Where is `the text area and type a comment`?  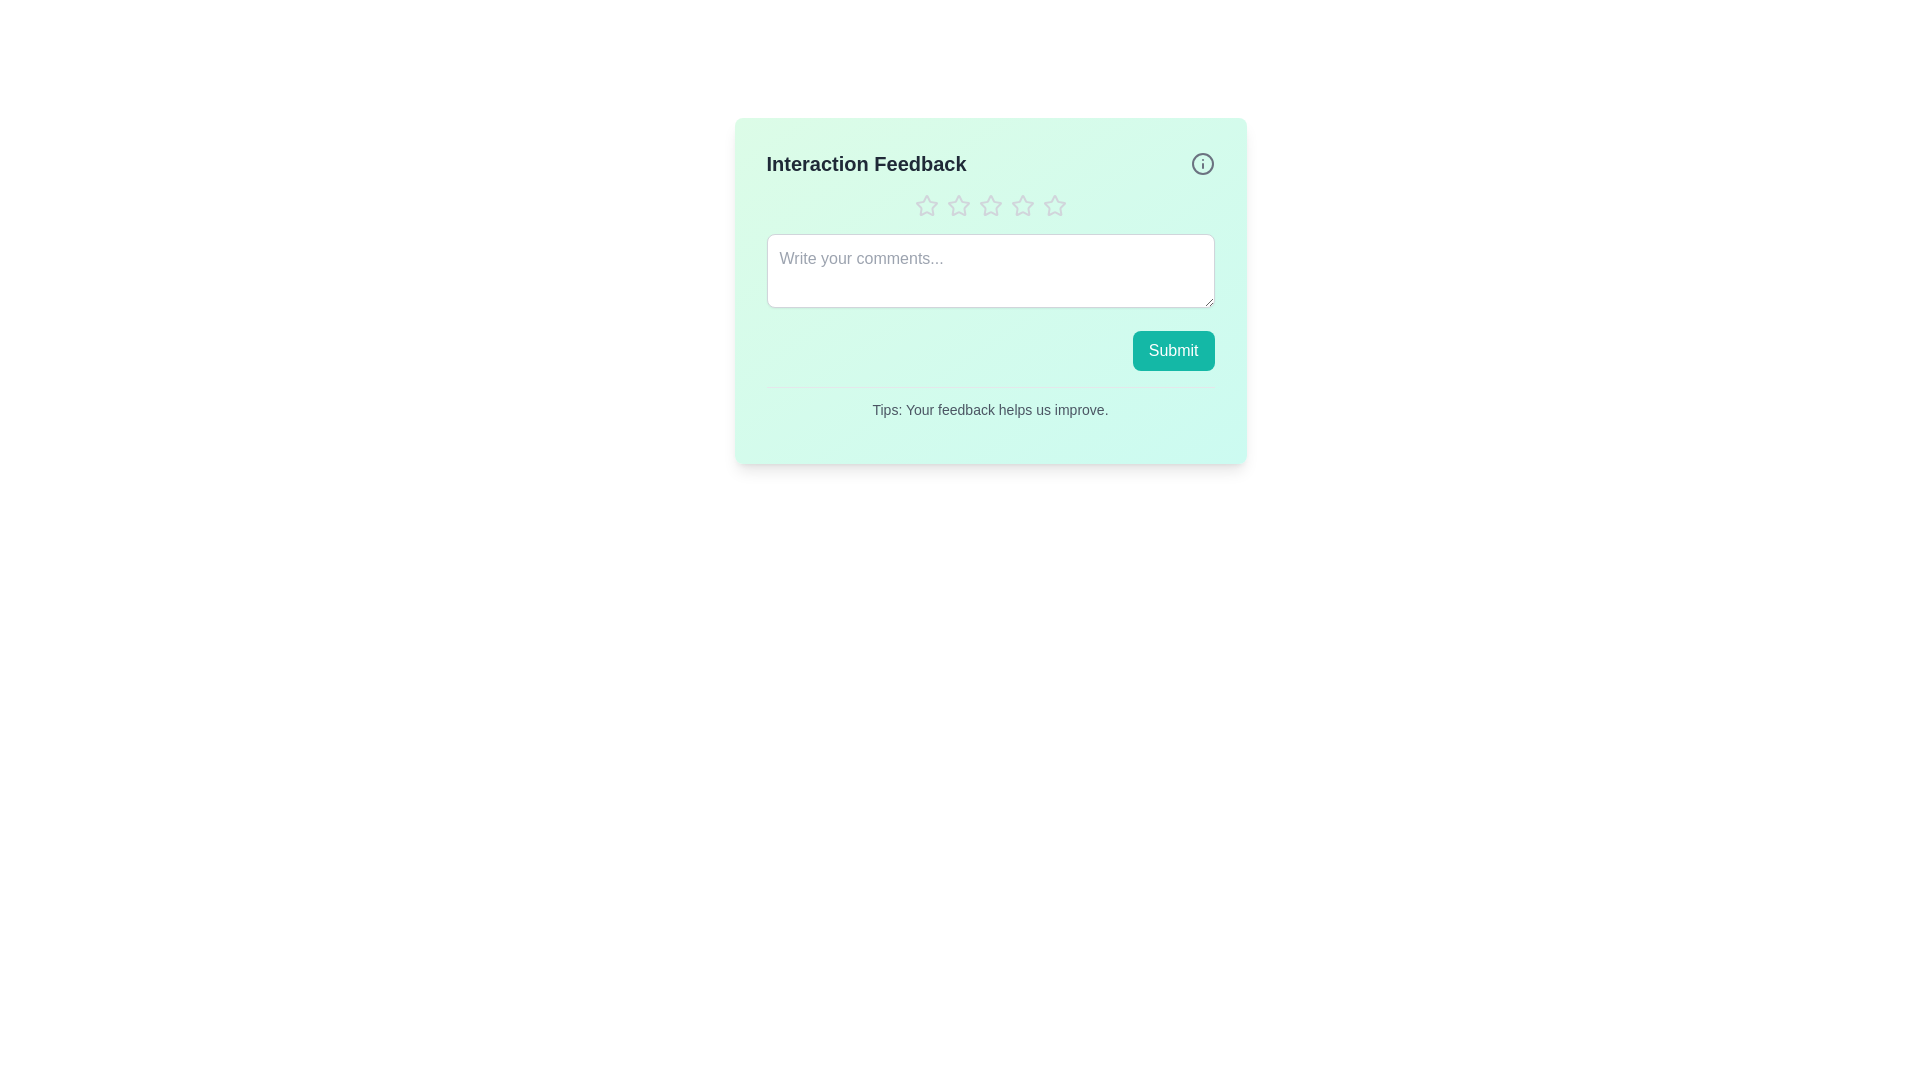
the text area and type a comment is located at coordinates (990, 270).